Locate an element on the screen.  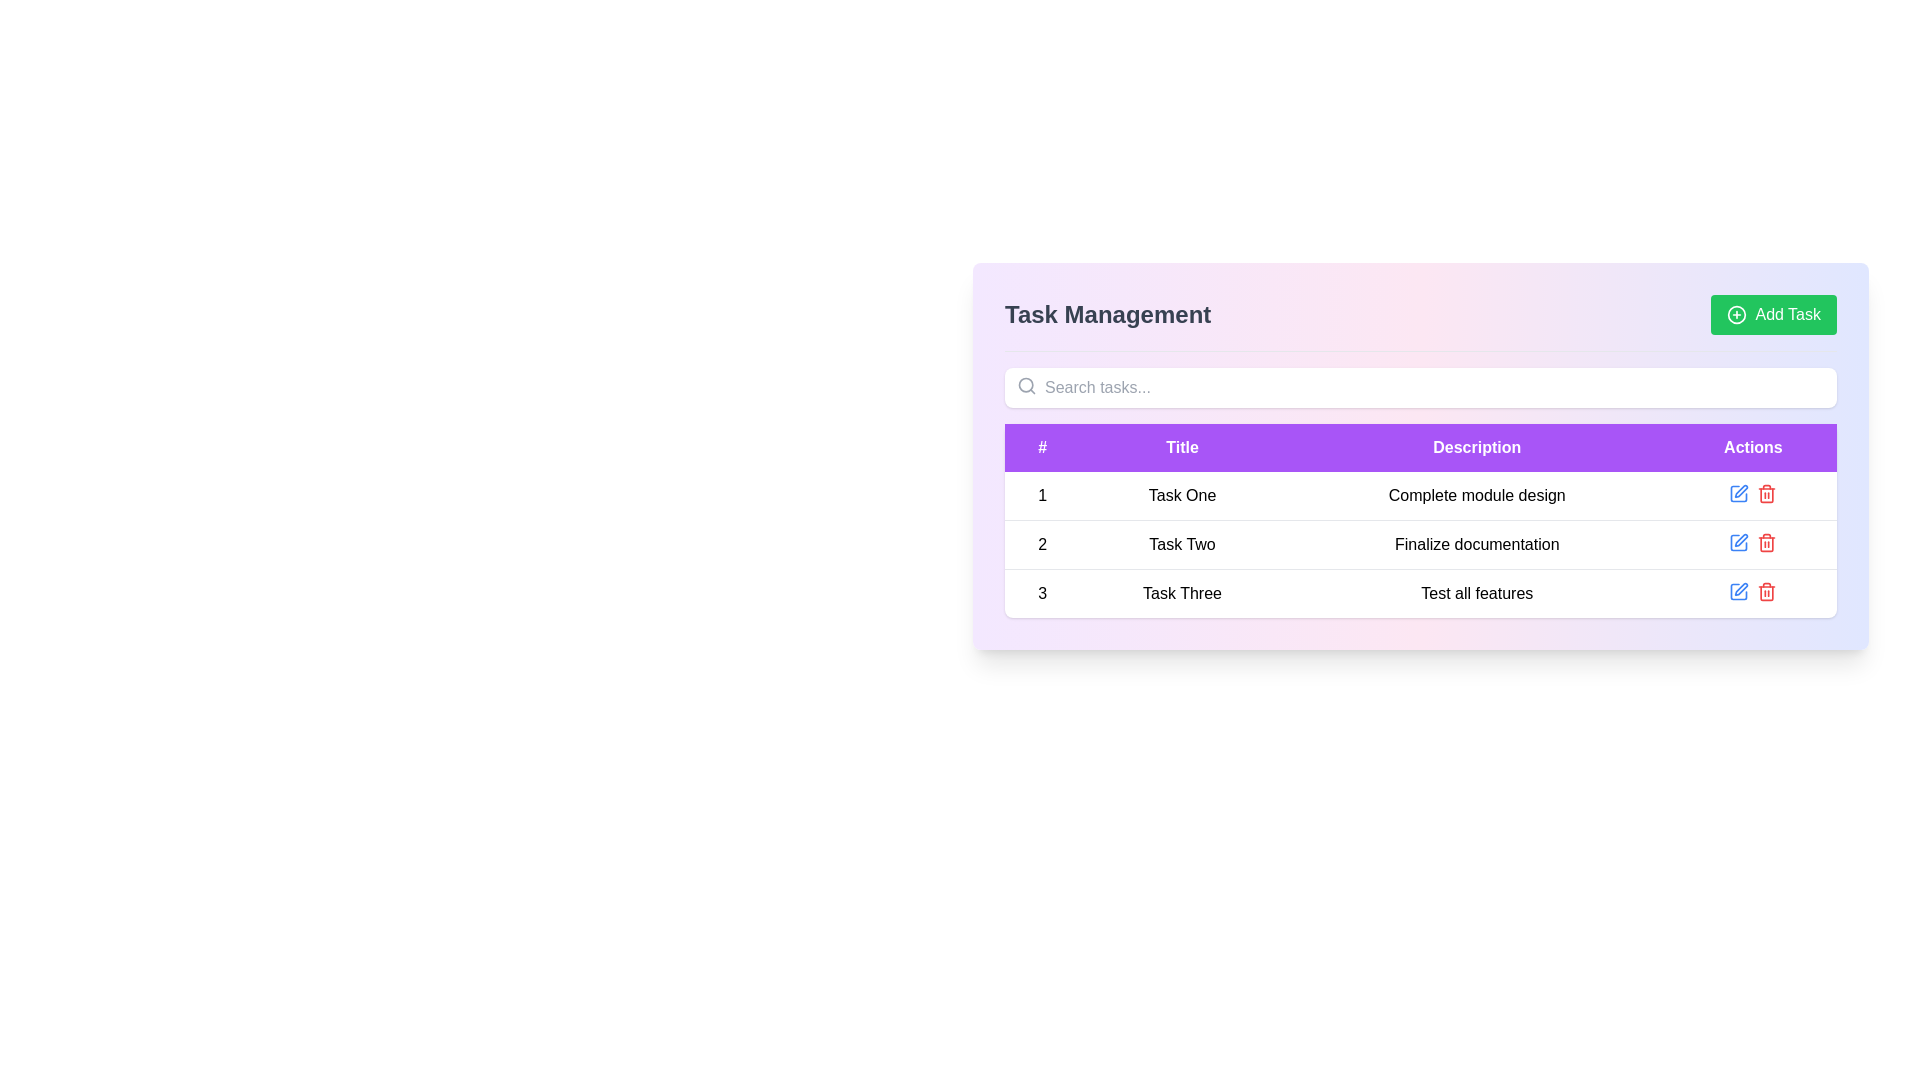
the text label displaying the number '2' in the first column of the table under the column labeled '#', which is part of the row for 'Task Two' is located at coordinates (1041, 544).